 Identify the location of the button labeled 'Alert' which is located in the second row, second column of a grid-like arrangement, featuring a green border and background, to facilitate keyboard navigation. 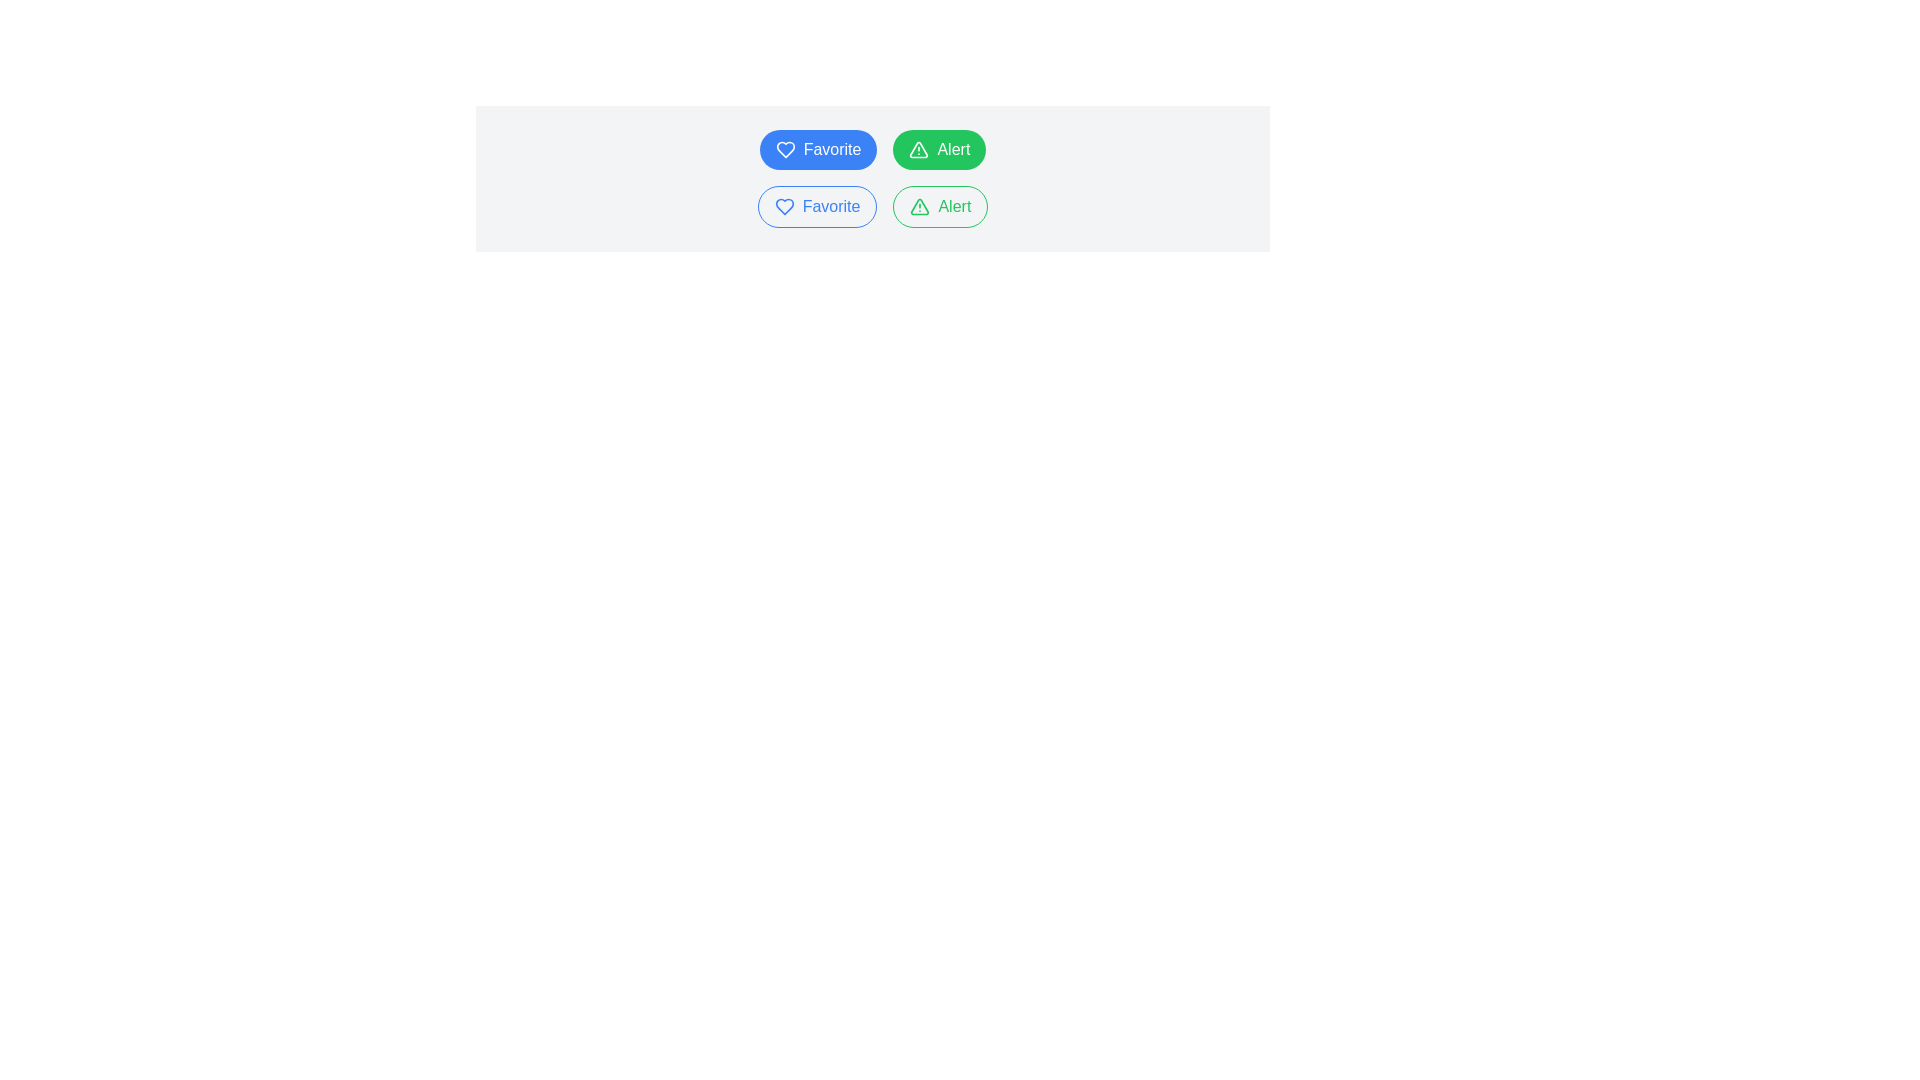
(953, 207).